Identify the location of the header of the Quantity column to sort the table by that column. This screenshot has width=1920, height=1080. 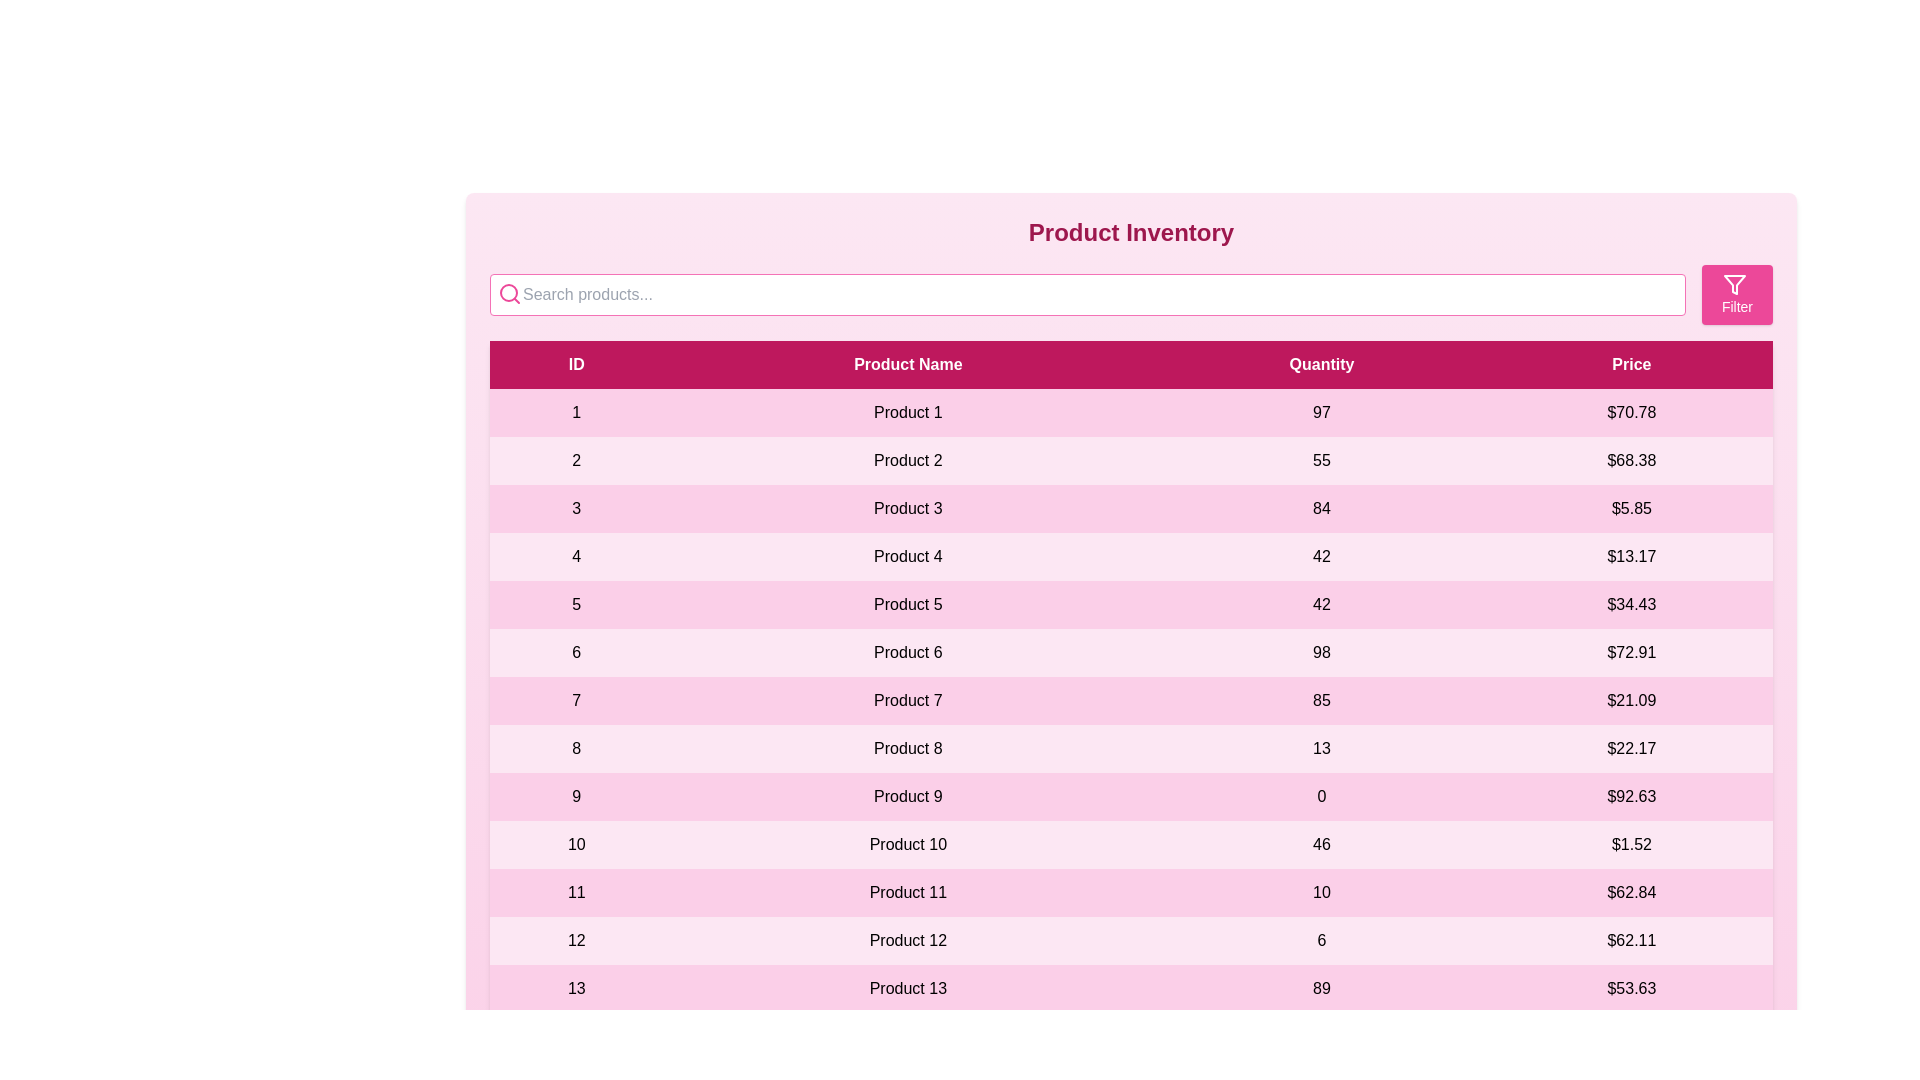
(1321, 365).